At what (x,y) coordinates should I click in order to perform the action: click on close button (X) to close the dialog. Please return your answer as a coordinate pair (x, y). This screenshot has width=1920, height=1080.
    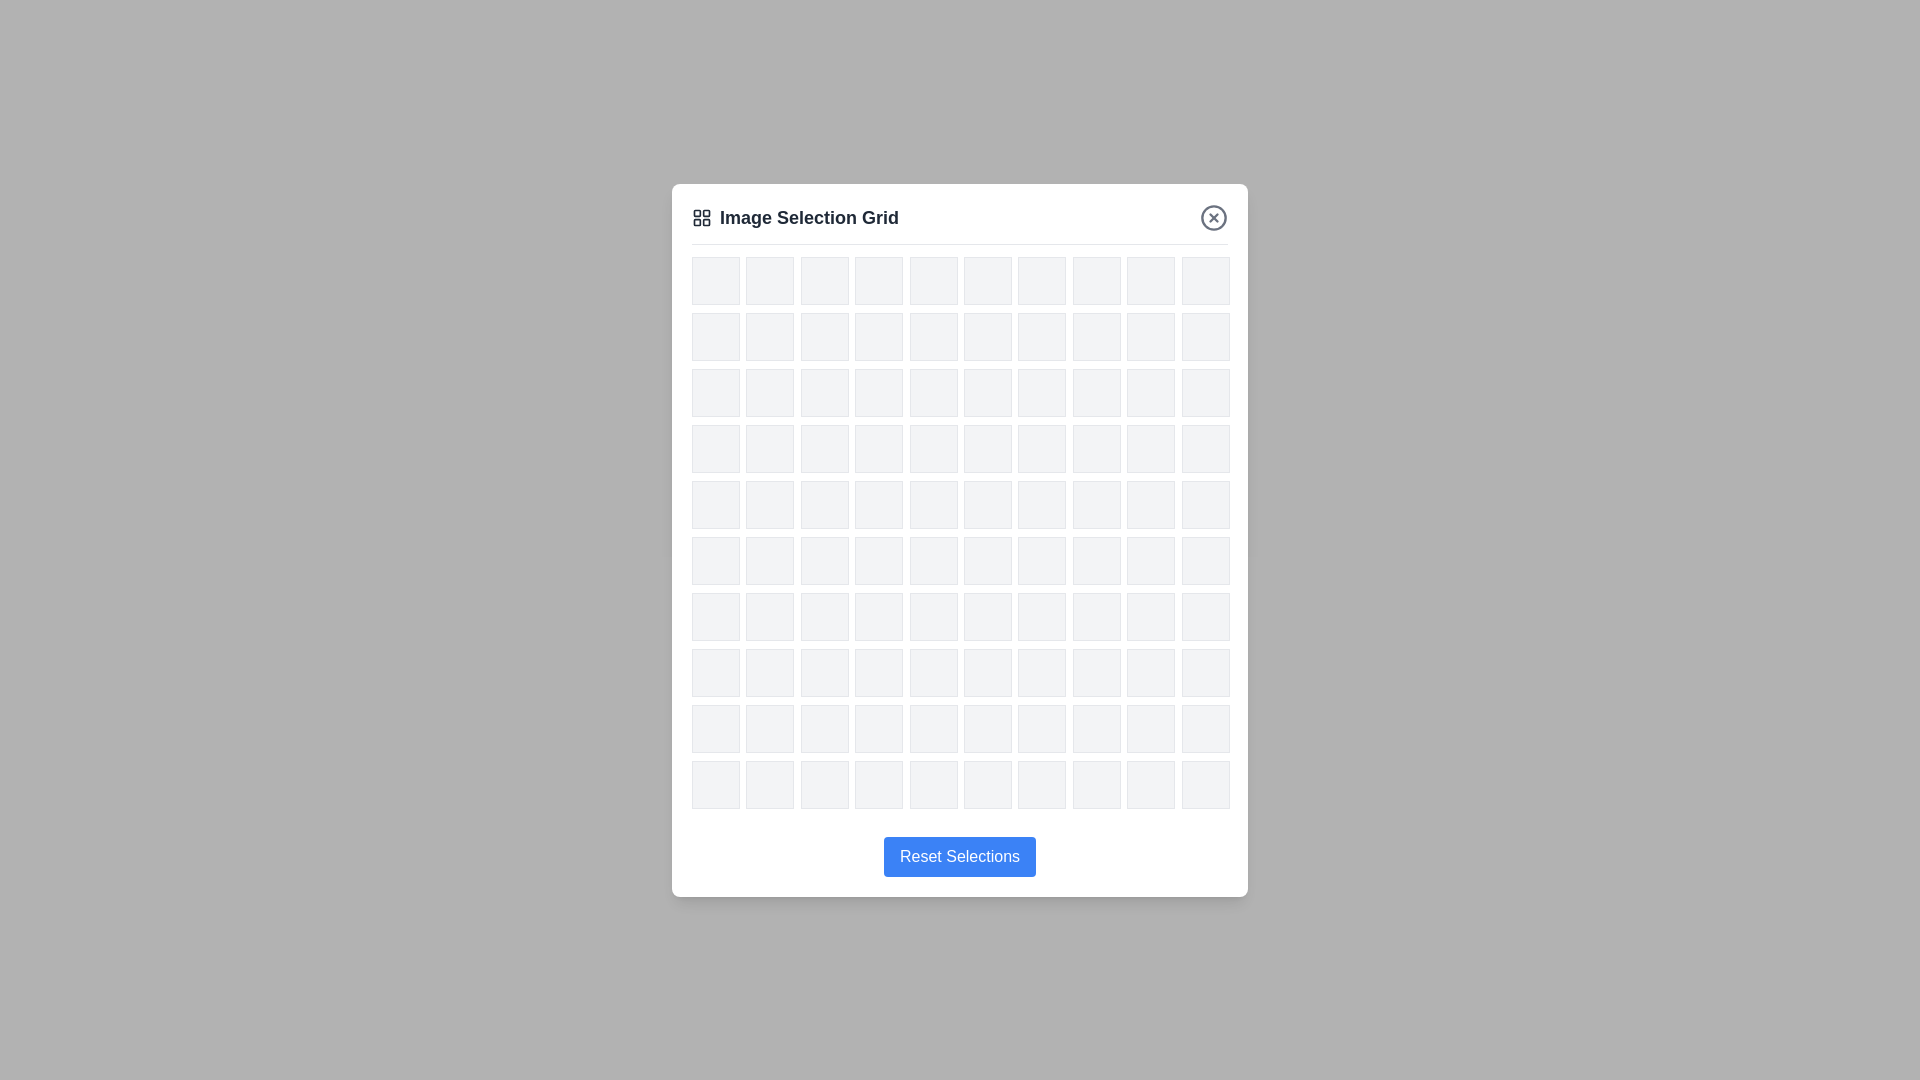
    Looking at the image, I should click on (1213, 217).